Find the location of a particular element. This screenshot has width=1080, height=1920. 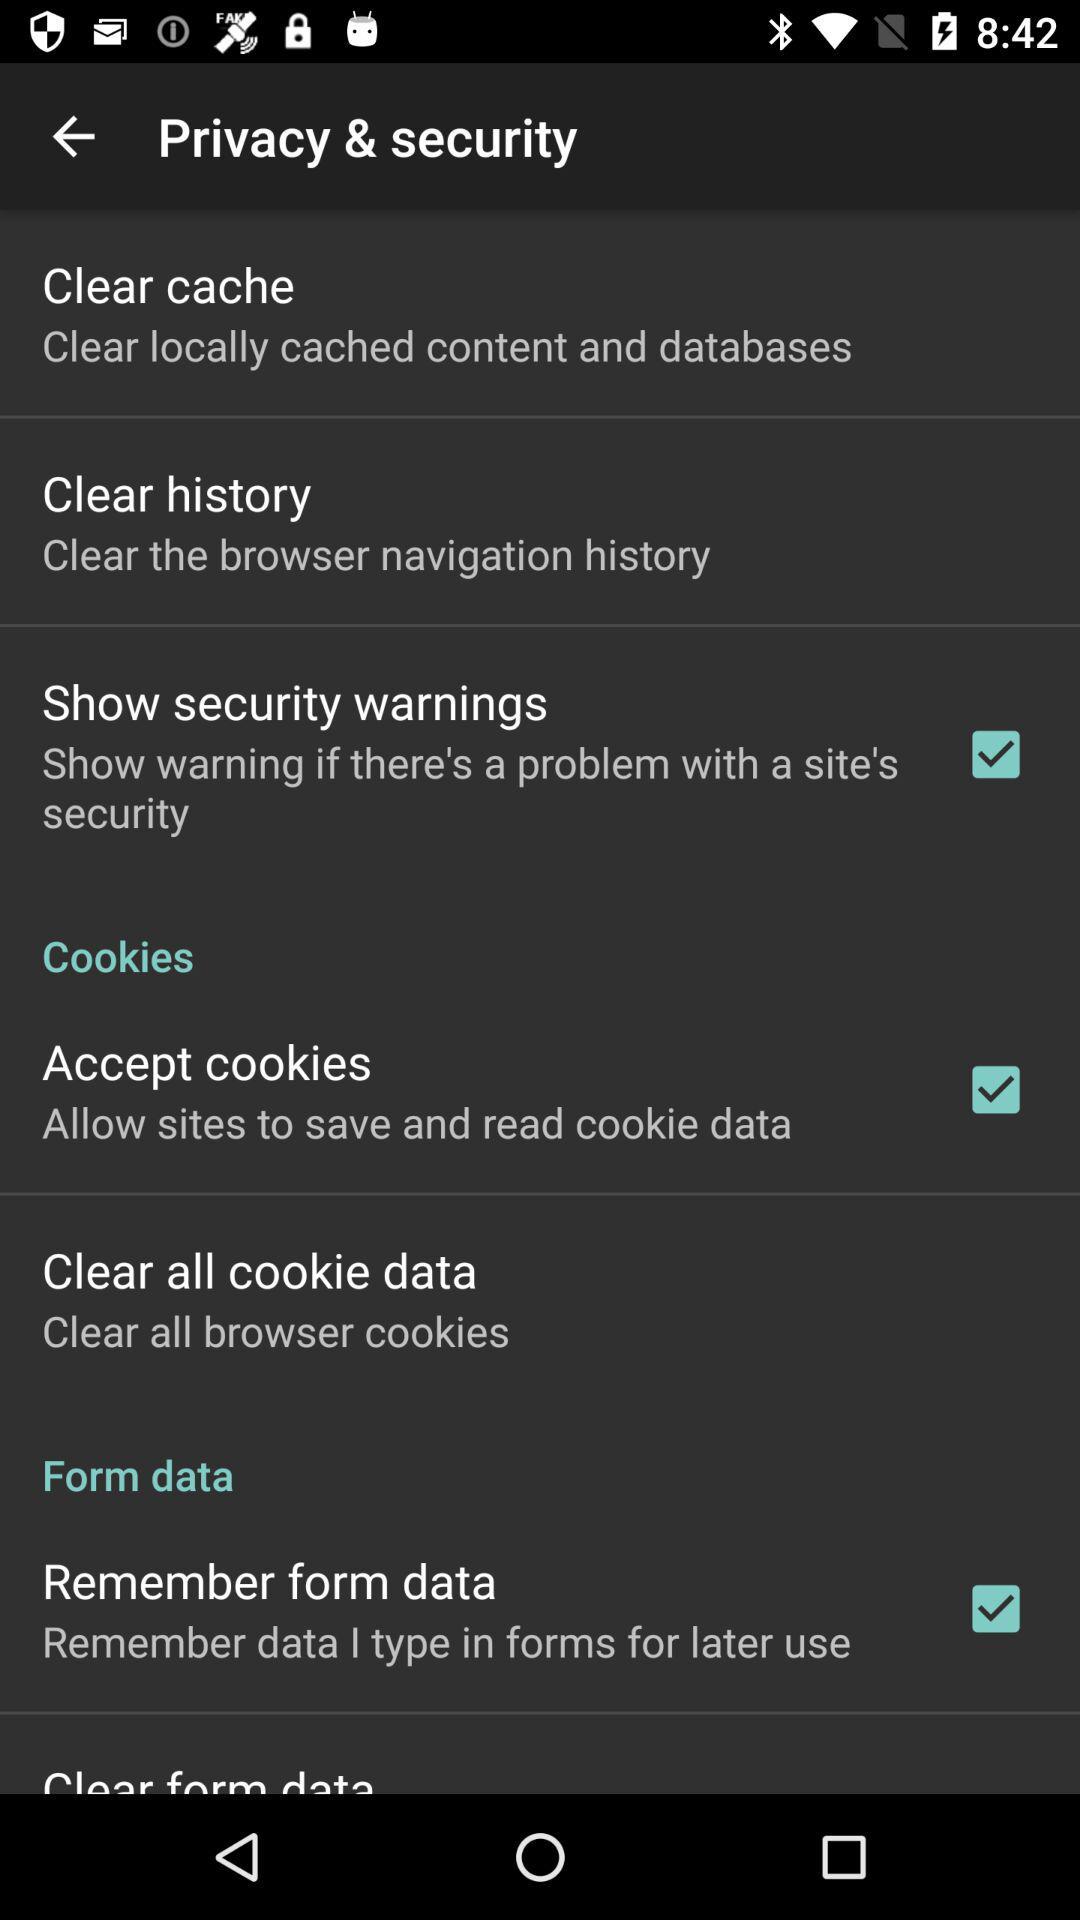

clear locally cached icon is located at coordinates (446, 345).